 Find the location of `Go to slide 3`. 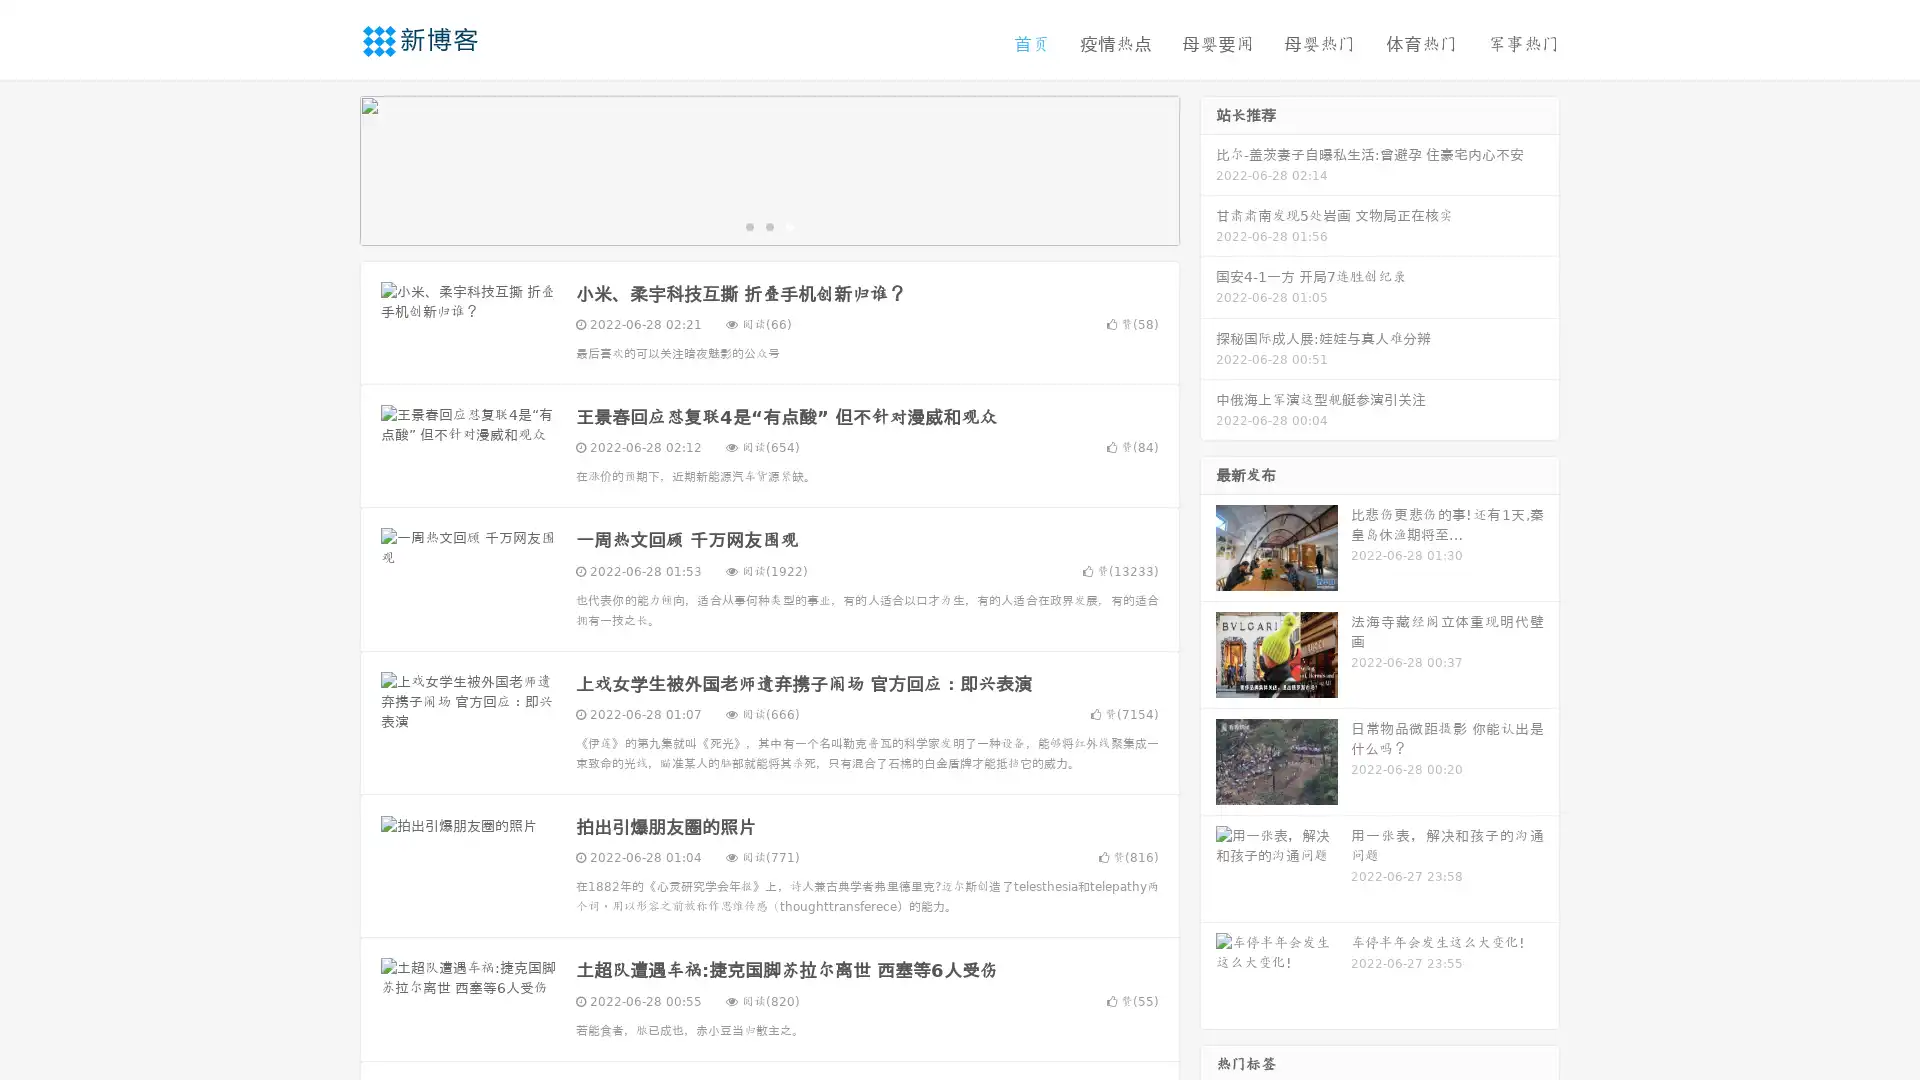

Go to slide 3 is located at coordinates (789, 225).